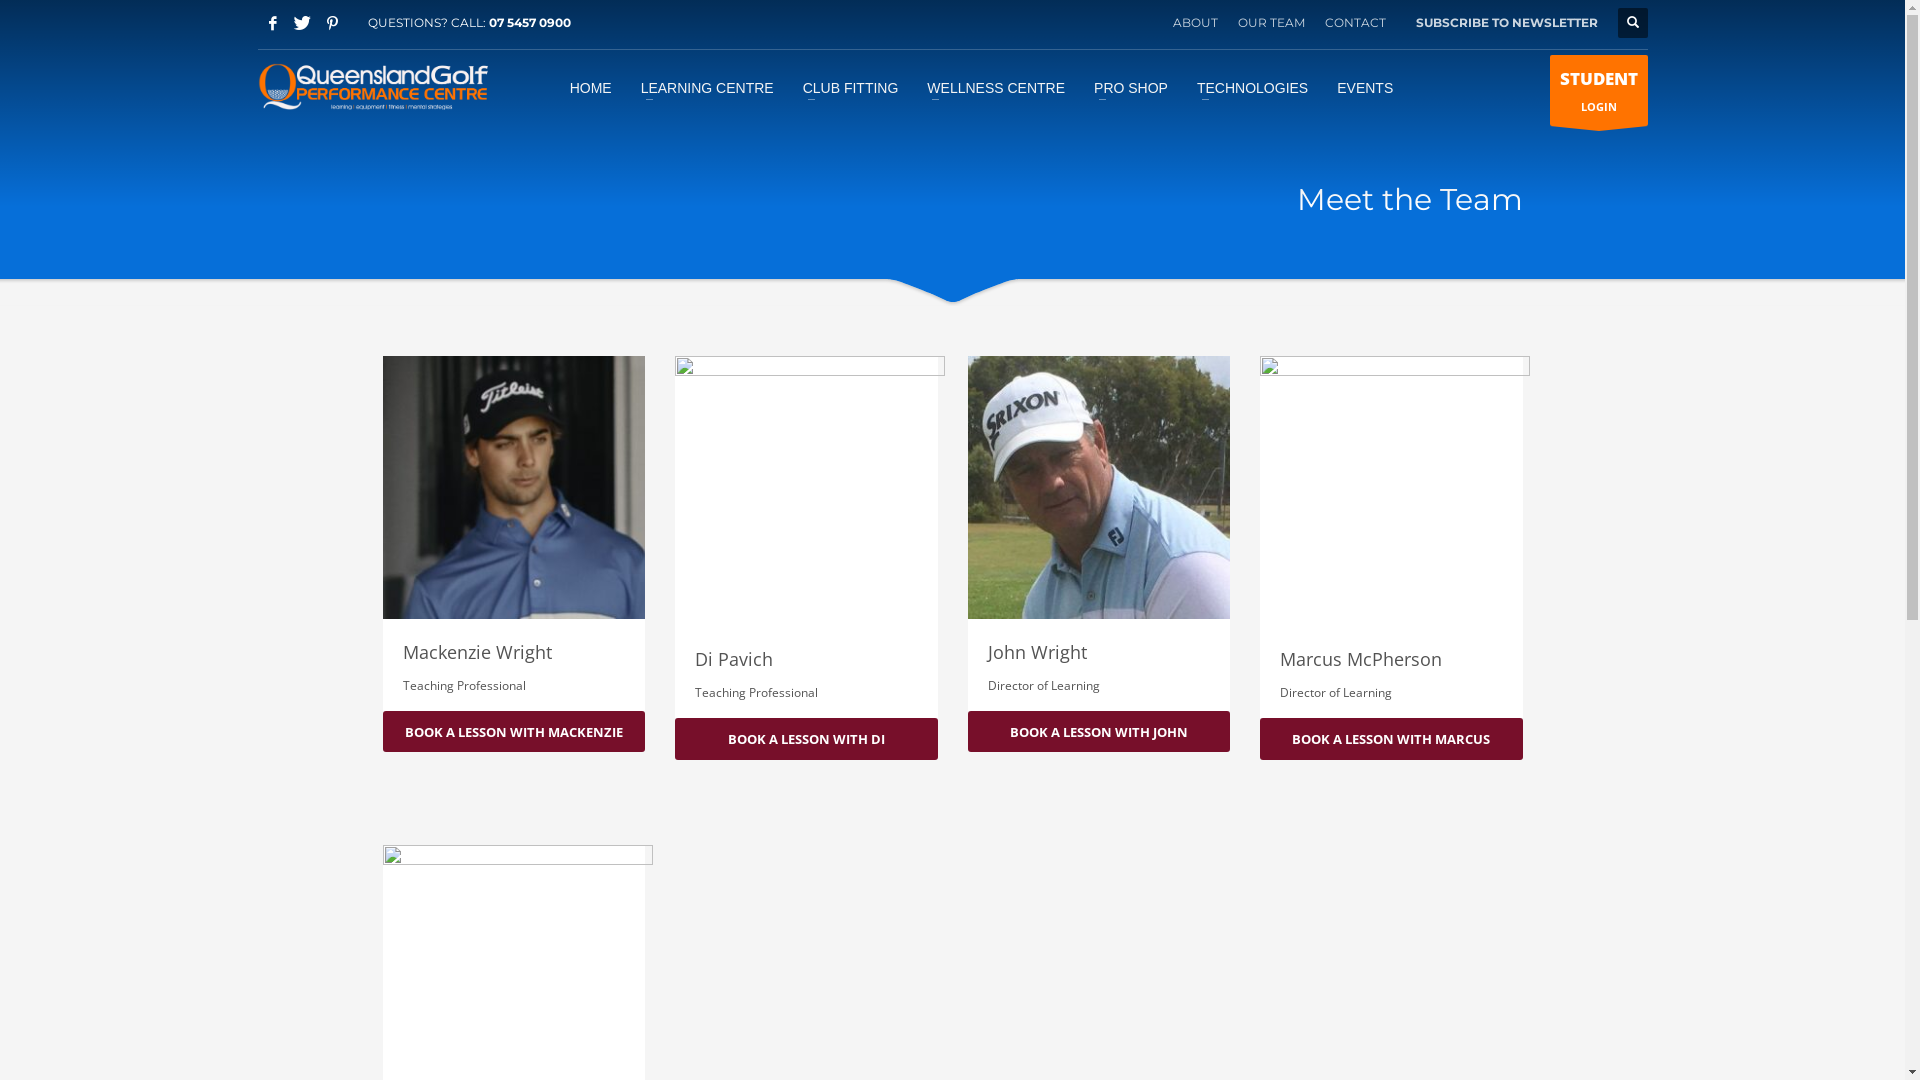 The width and height of the screenshot is (1920, 1080). I want to click on 'BOOK A LESSON WITH MARCUS', so click(1258, 739).